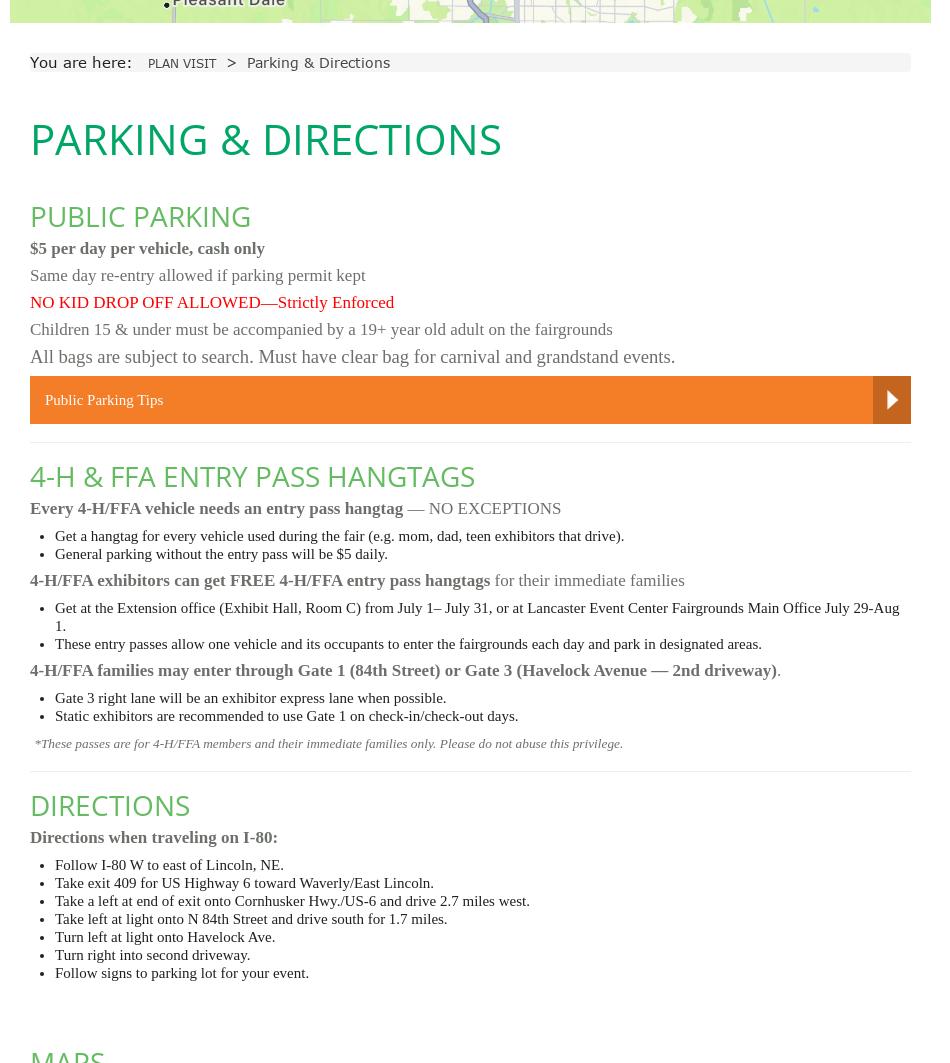  What do you see at coordinates (291, 899) in the screenshot?
I see `'Take a left at end of exit onto Cornhusker Hwy./US-6 and drive 2.7 miles west.'` at bounding box center [291, 899].